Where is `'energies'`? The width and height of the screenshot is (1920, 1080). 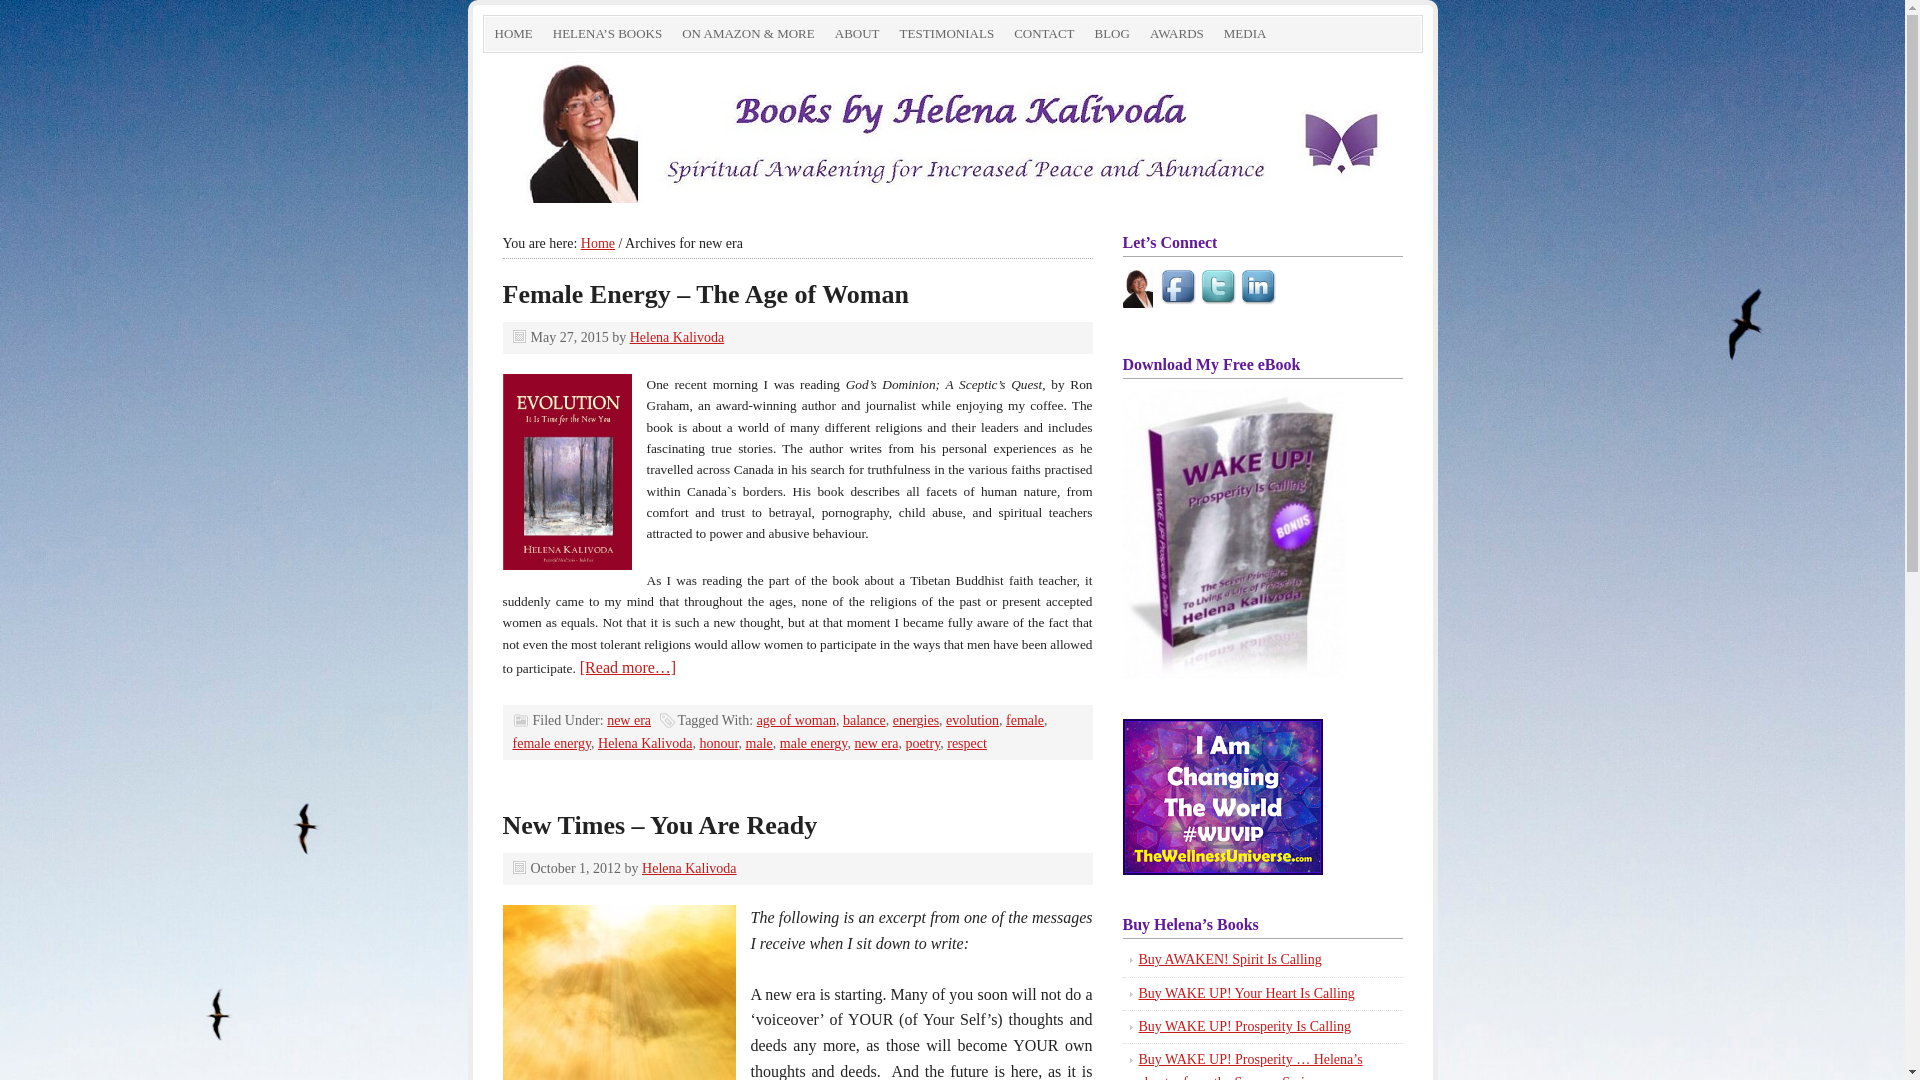 'energies' is located at coordinates (915, 720).